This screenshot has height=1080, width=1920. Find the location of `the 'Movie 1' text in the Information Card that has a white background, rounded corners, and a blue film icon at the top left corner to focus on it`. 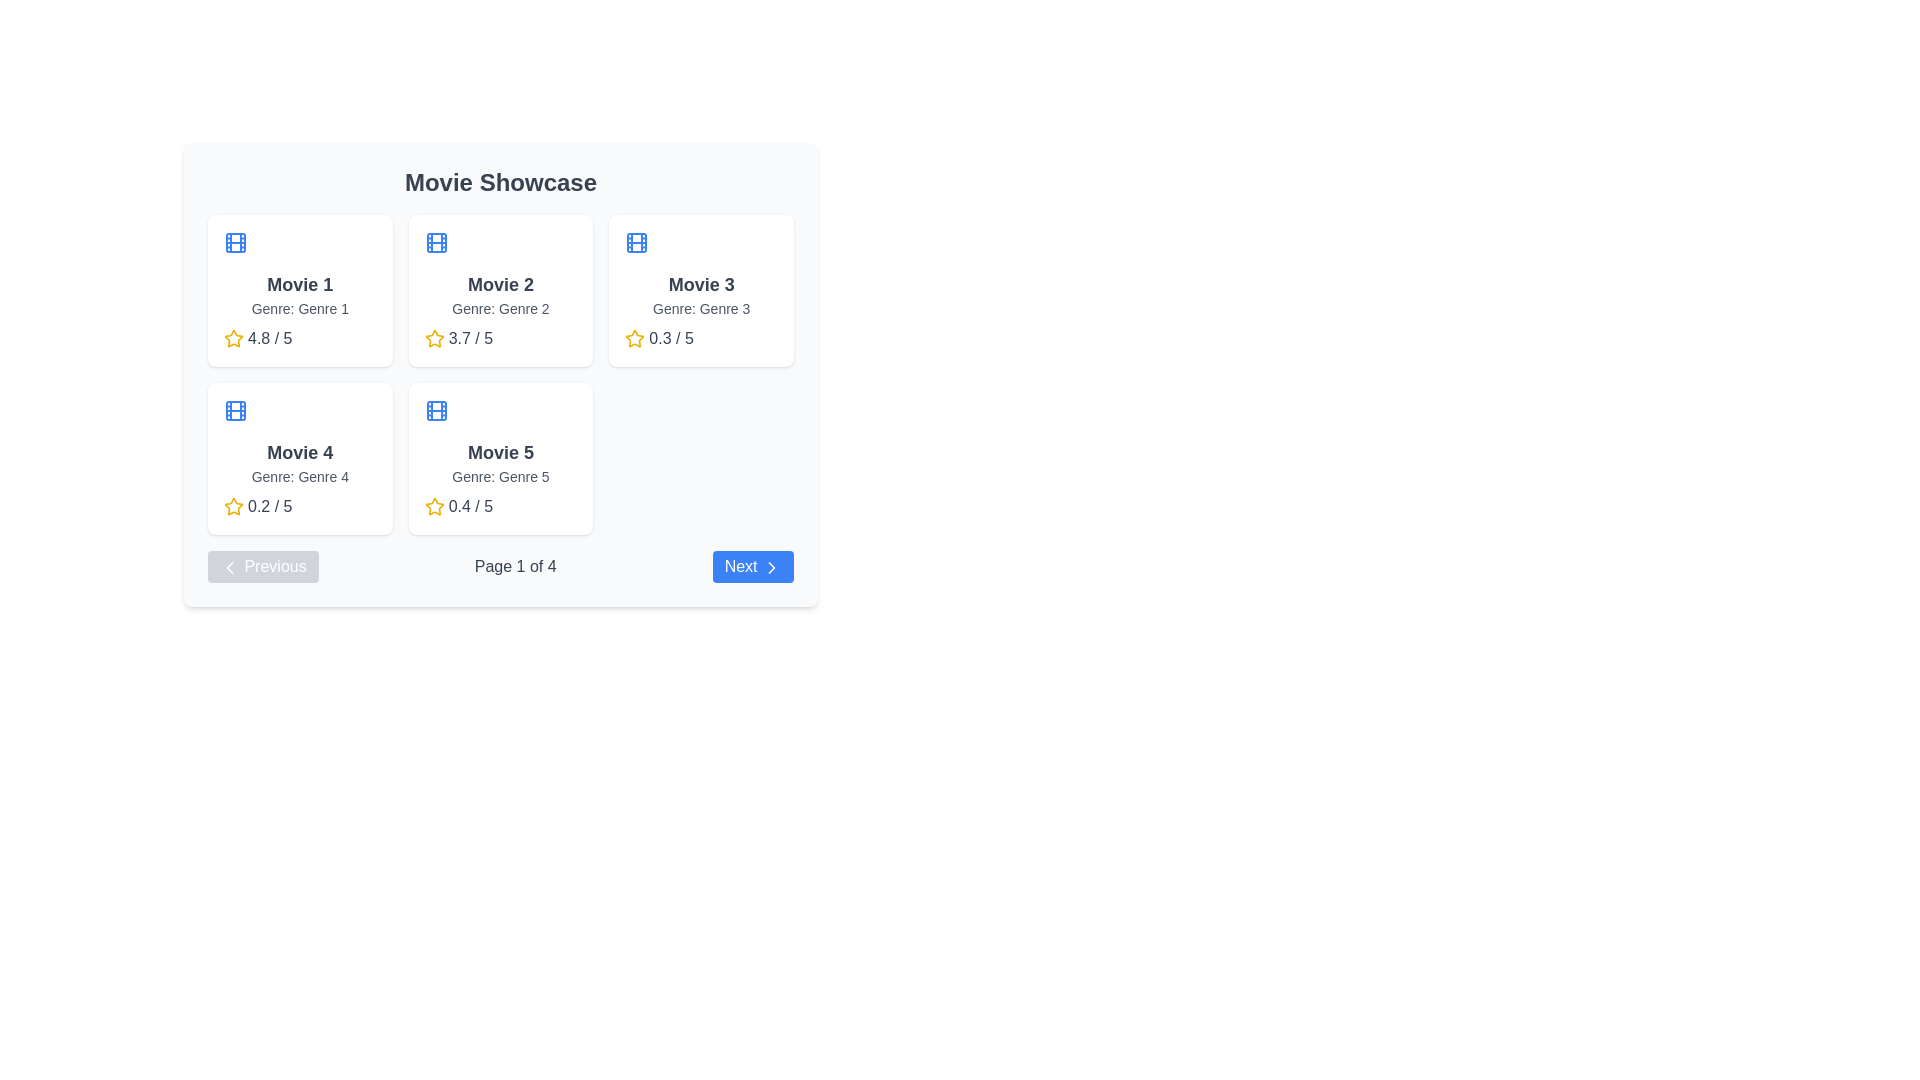

the 'Movie 1' text in the Information Card that has a white background, rounded corners, and a blue film icon at the top left corner to focus on it is located at coordinates (299, 290).